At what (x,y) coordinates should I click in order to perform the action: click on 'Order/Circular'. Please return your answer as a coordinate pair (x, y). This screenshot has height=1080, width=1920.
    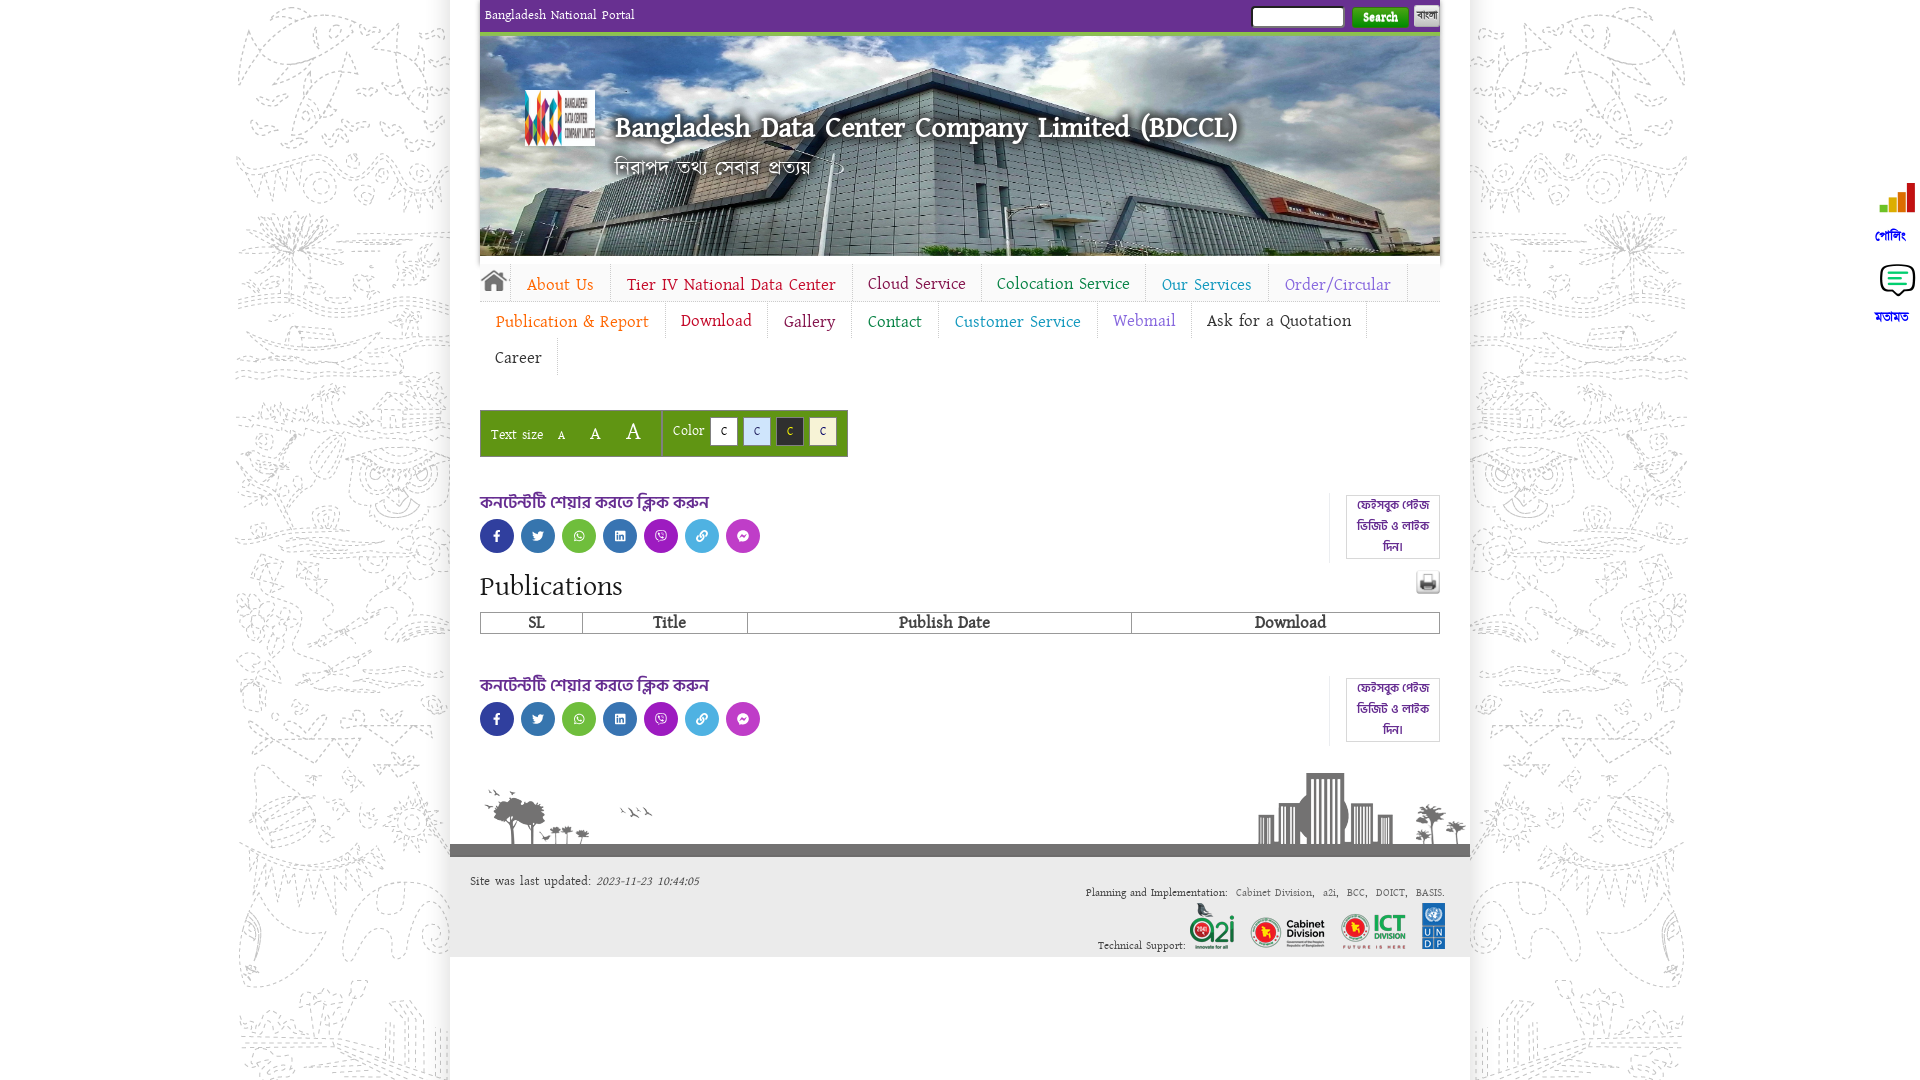
    Looking at the image, I should click on (1338, 285).